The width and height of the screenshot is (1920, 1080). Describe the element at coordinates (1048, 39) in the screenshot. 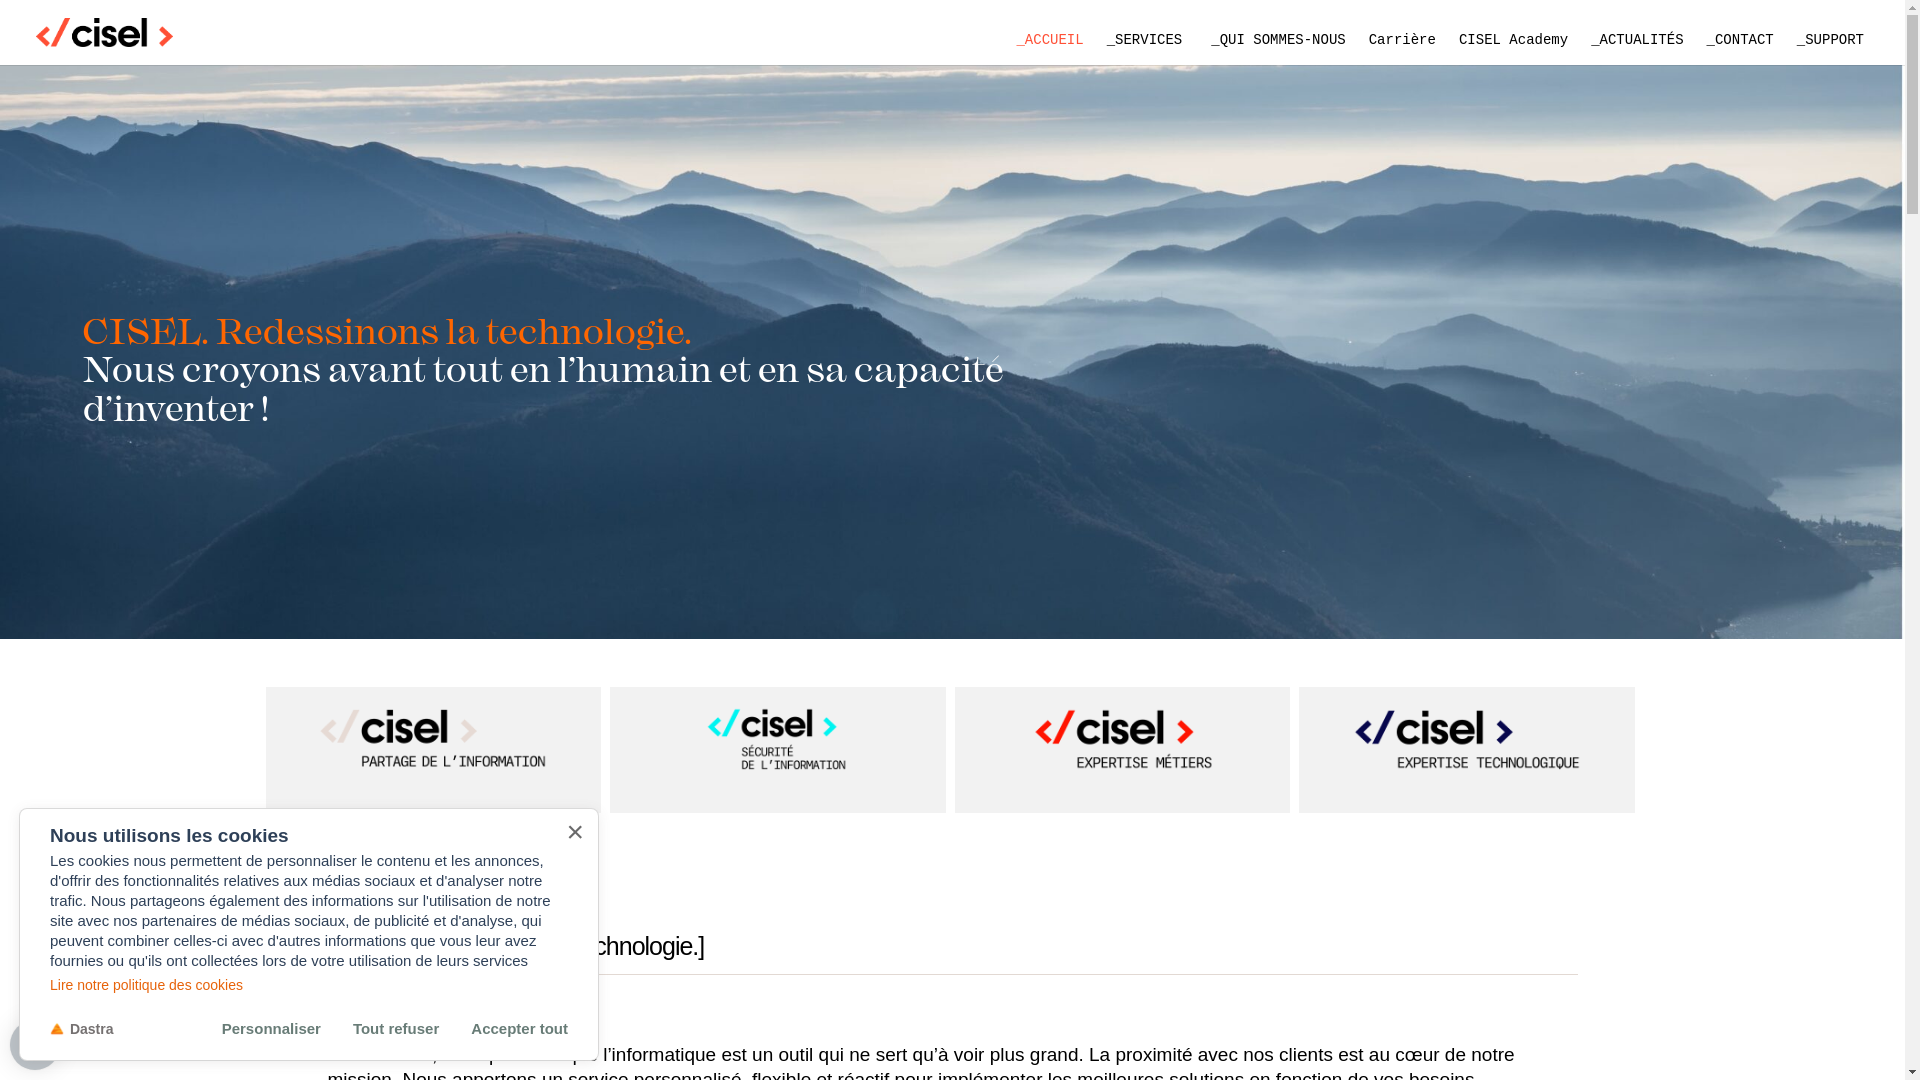

I see `'_ACCUEIL'` at that location.